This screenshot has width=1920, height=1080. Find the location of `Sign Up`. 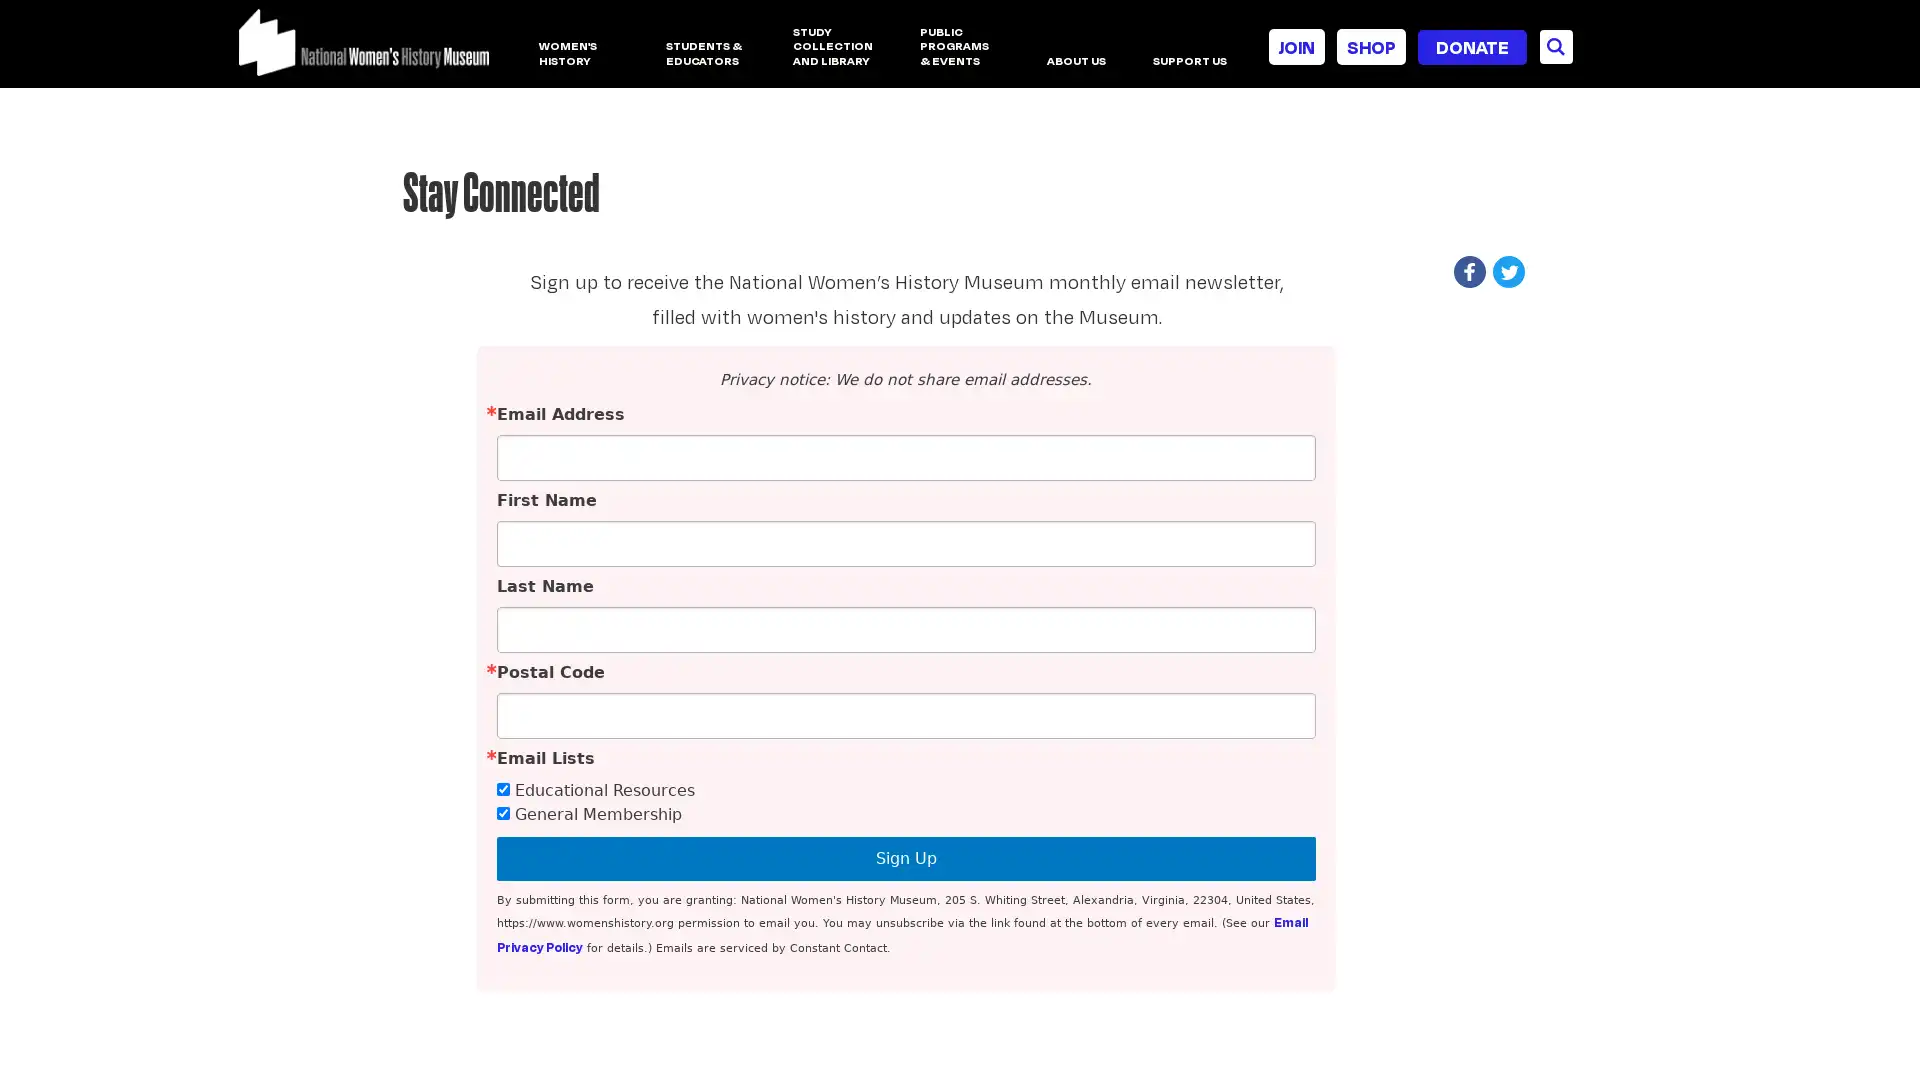

Sign Up is located at coordinates (905, 856).